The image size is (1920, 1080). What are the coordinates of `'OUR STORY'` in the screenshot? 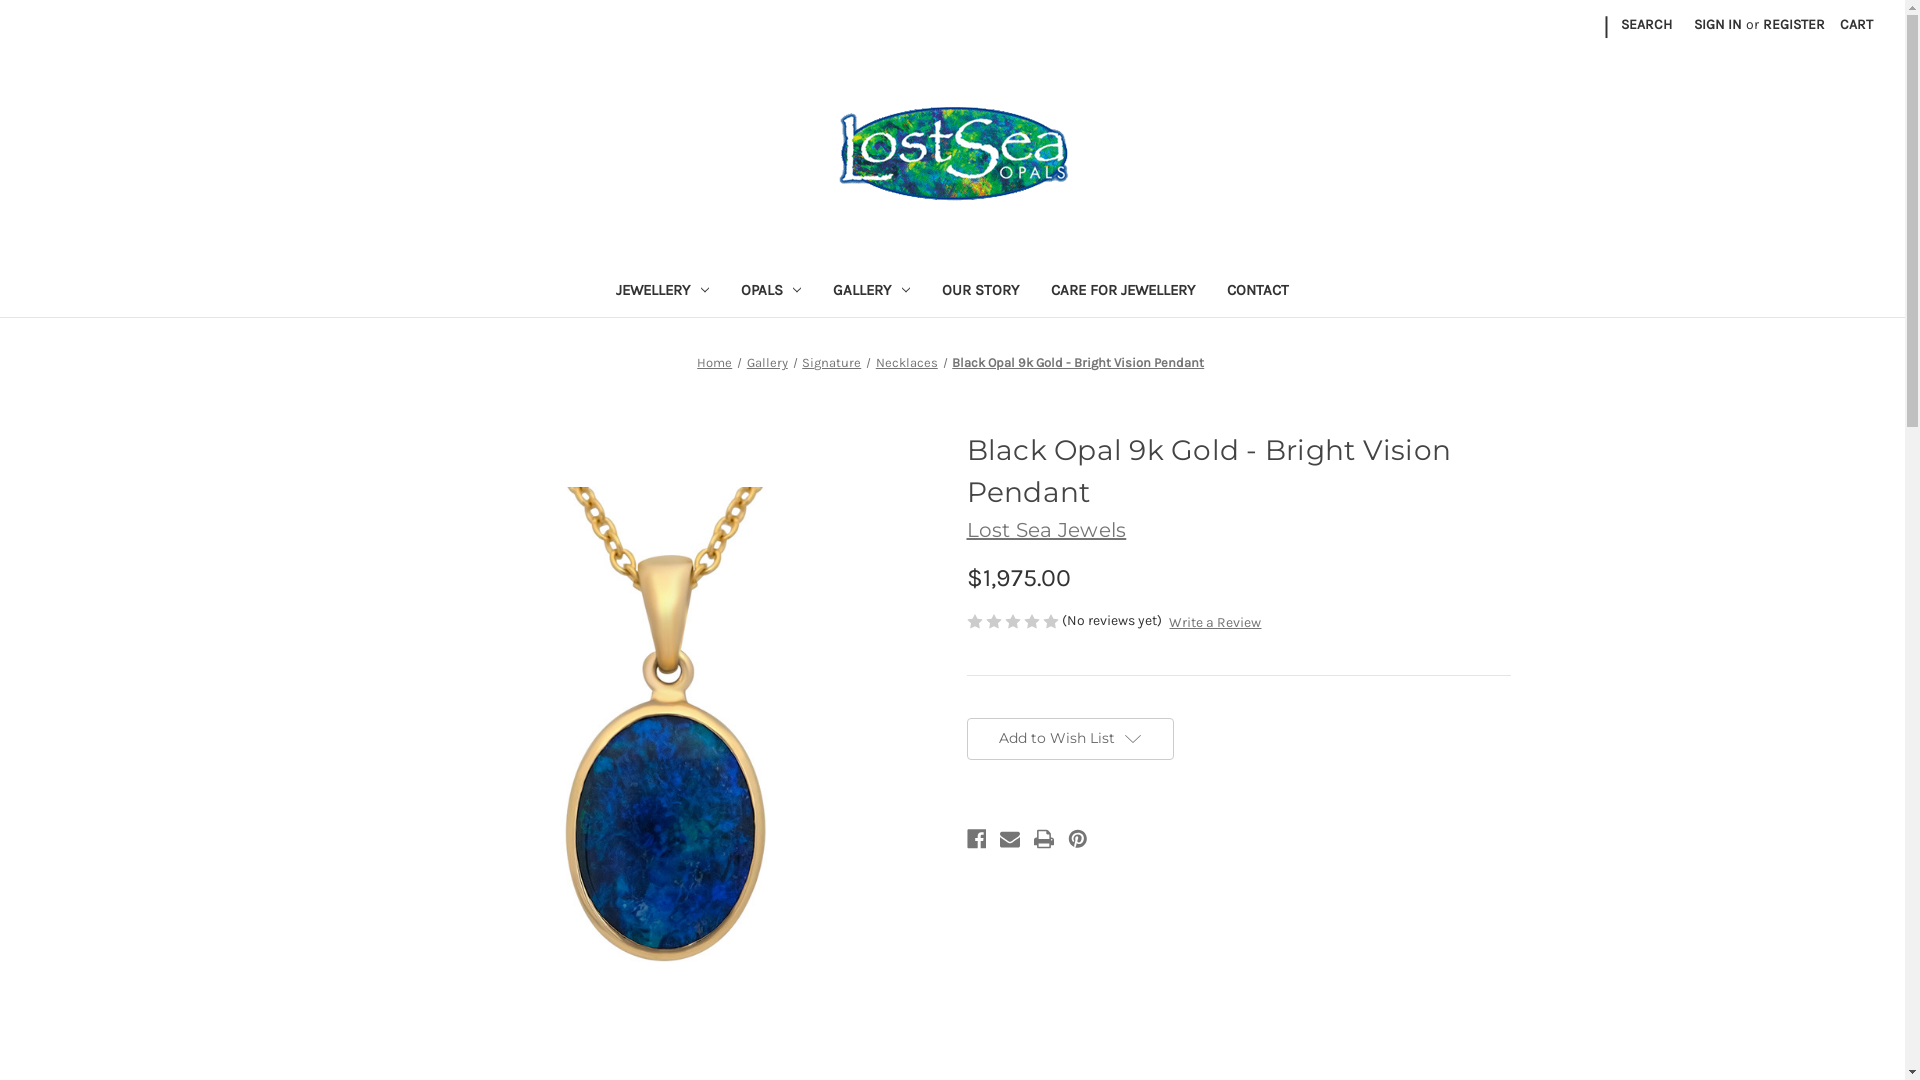 It's located at (980, 292).